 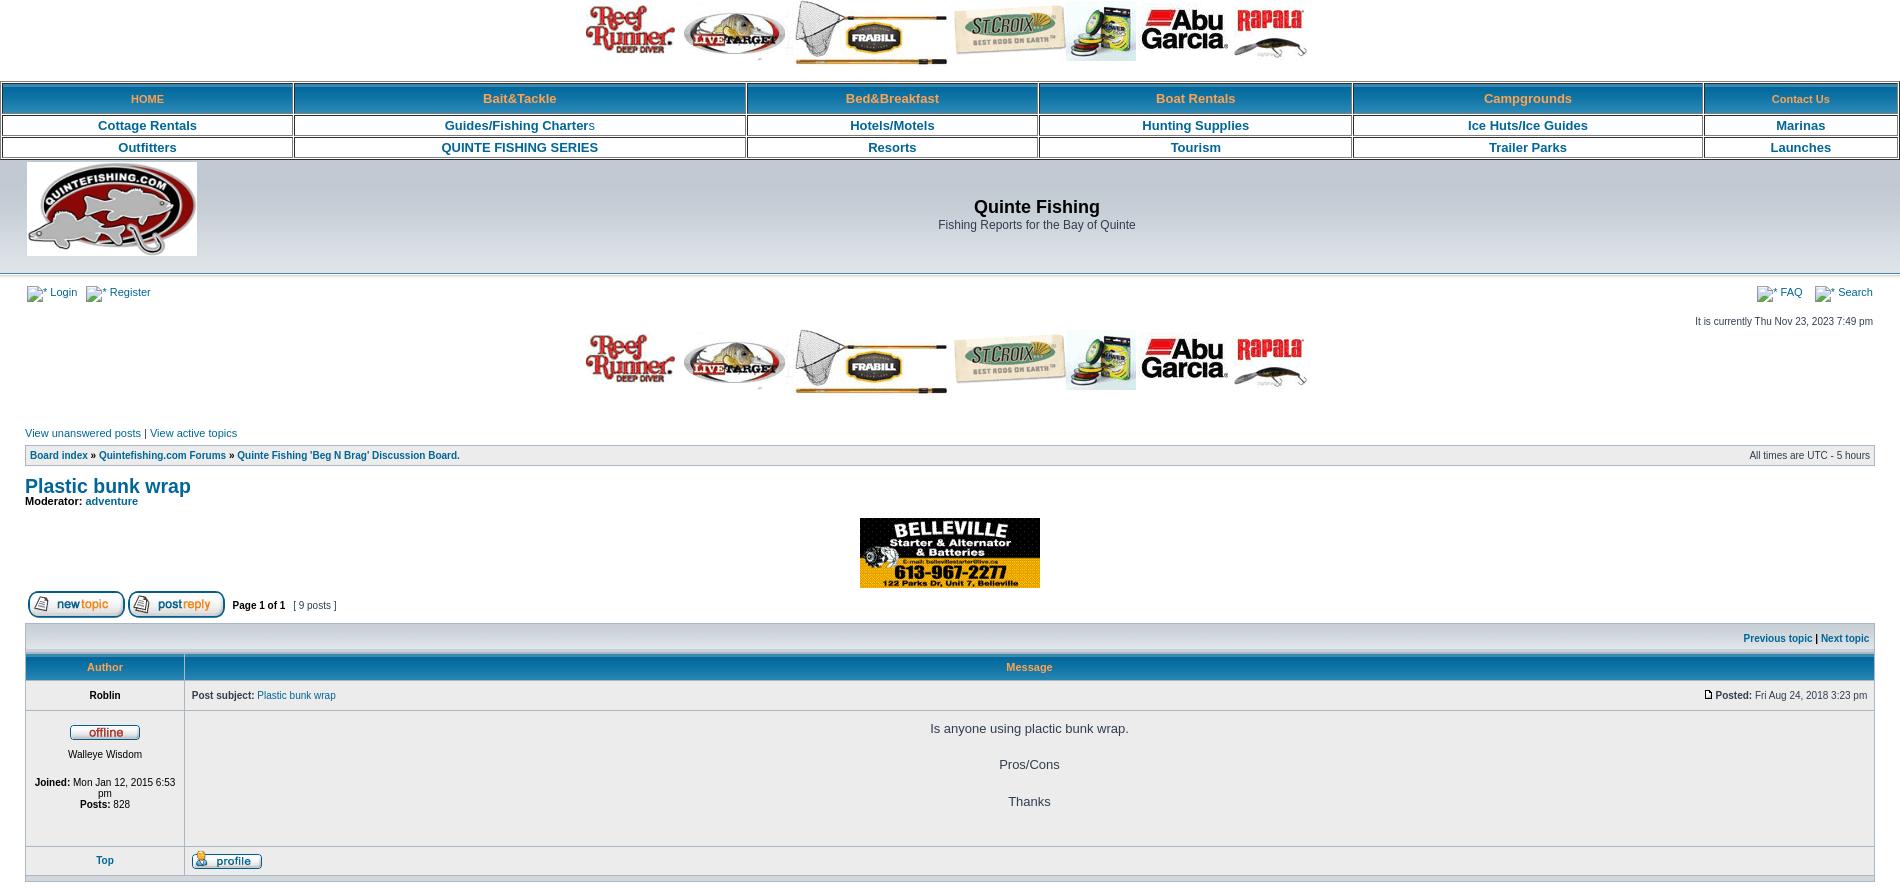 What do you see at coordinates (1769, 147) in the screenshot?
I see `'Launches'` at bounding box center [1769, 147].